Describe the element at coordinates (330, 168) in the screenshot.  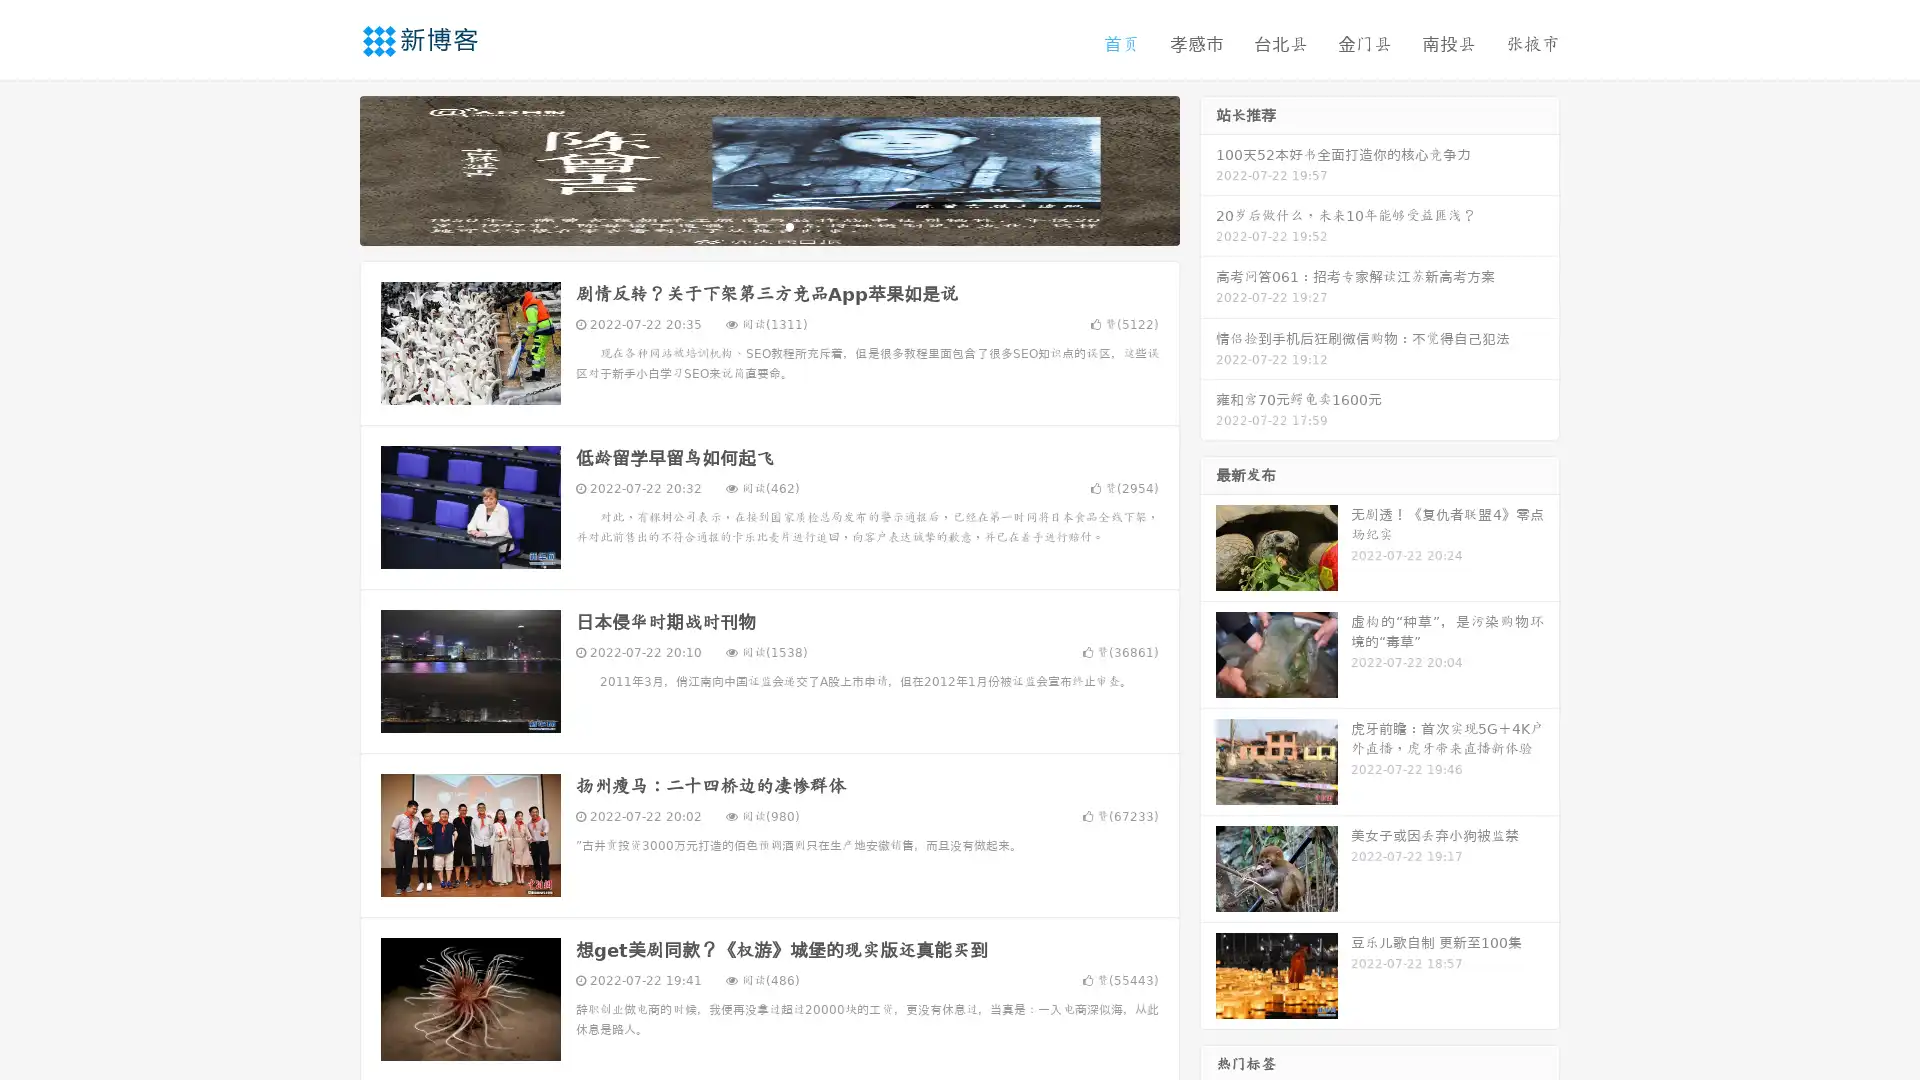
I see `Previous slide` at that location.